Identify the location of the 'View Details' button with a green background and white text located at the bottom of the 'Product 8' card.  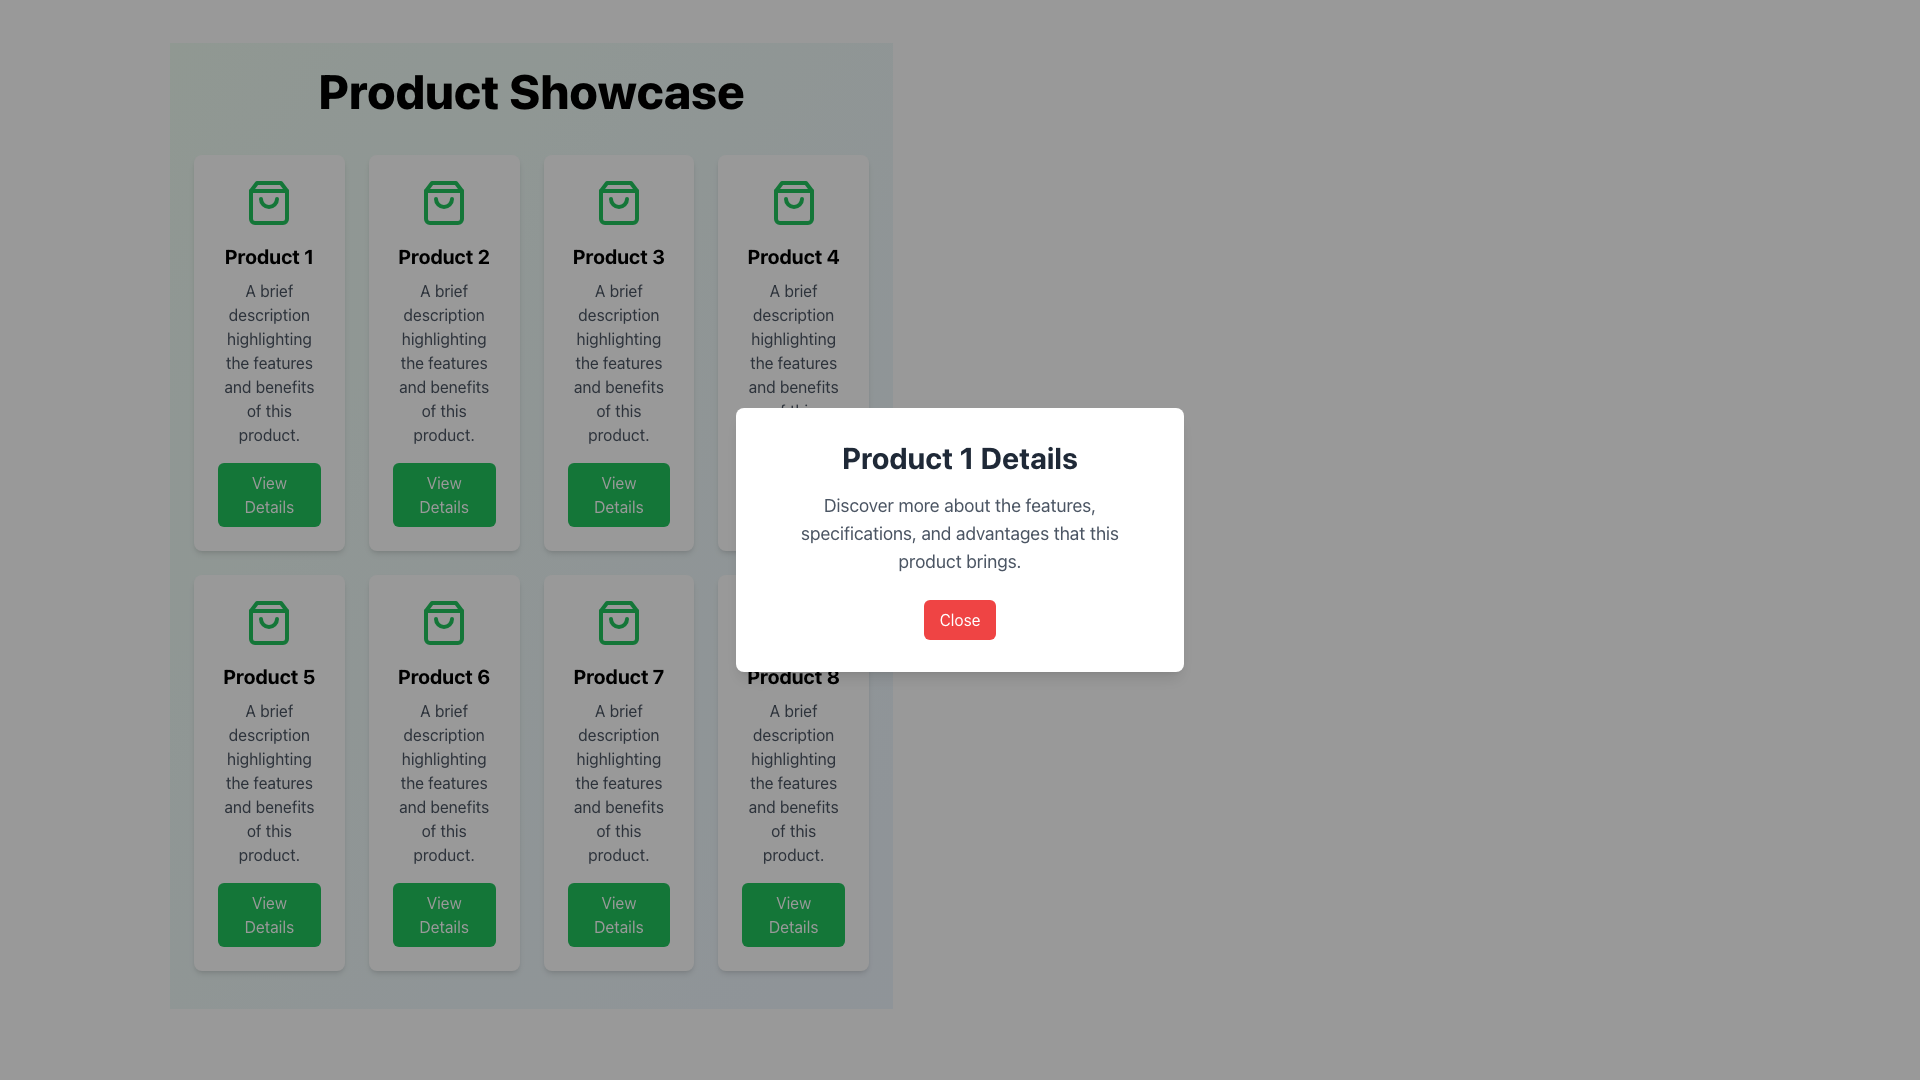
(792, 914).